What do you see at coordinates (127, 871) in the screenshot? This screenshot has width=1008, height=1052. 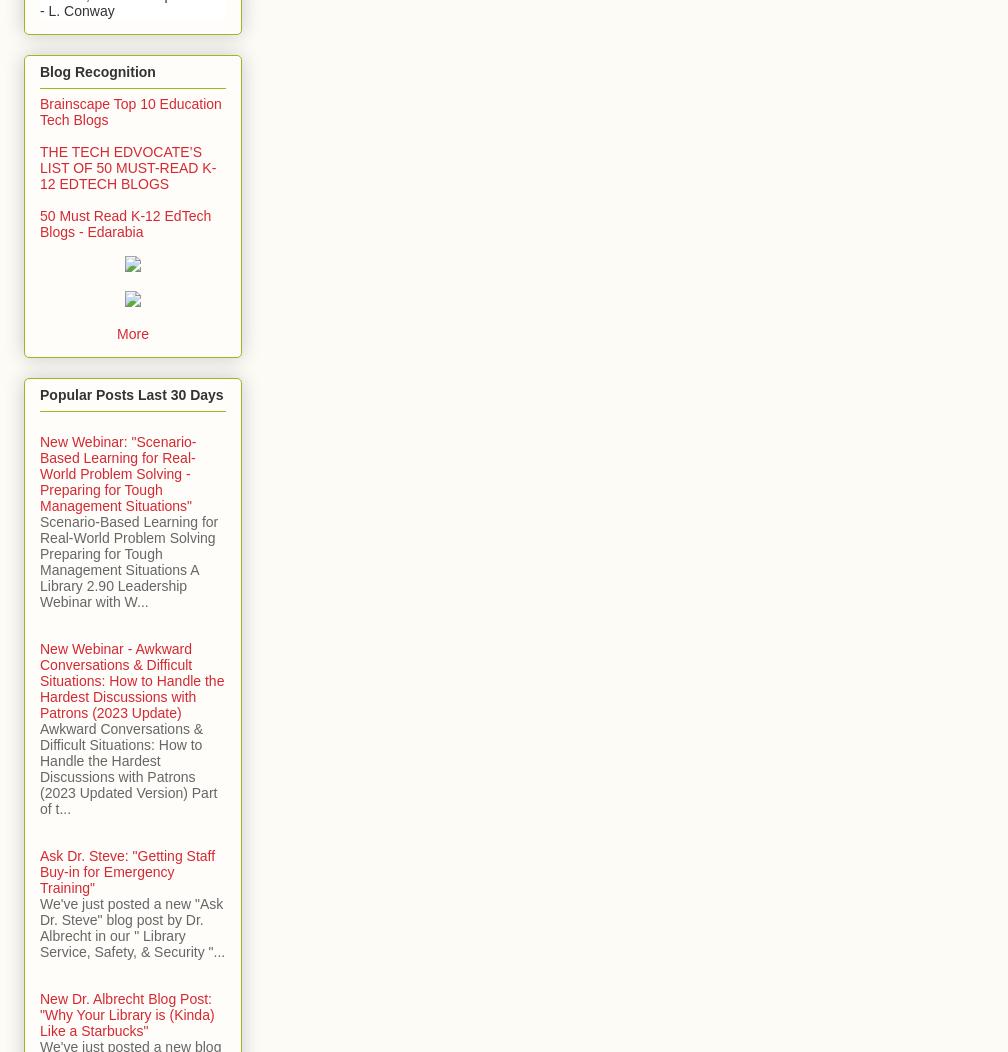 I see `'Ask Dr. Steve: "Getting Staff Buy-in for Emergency Training"'` at bounding box center [127, 871].